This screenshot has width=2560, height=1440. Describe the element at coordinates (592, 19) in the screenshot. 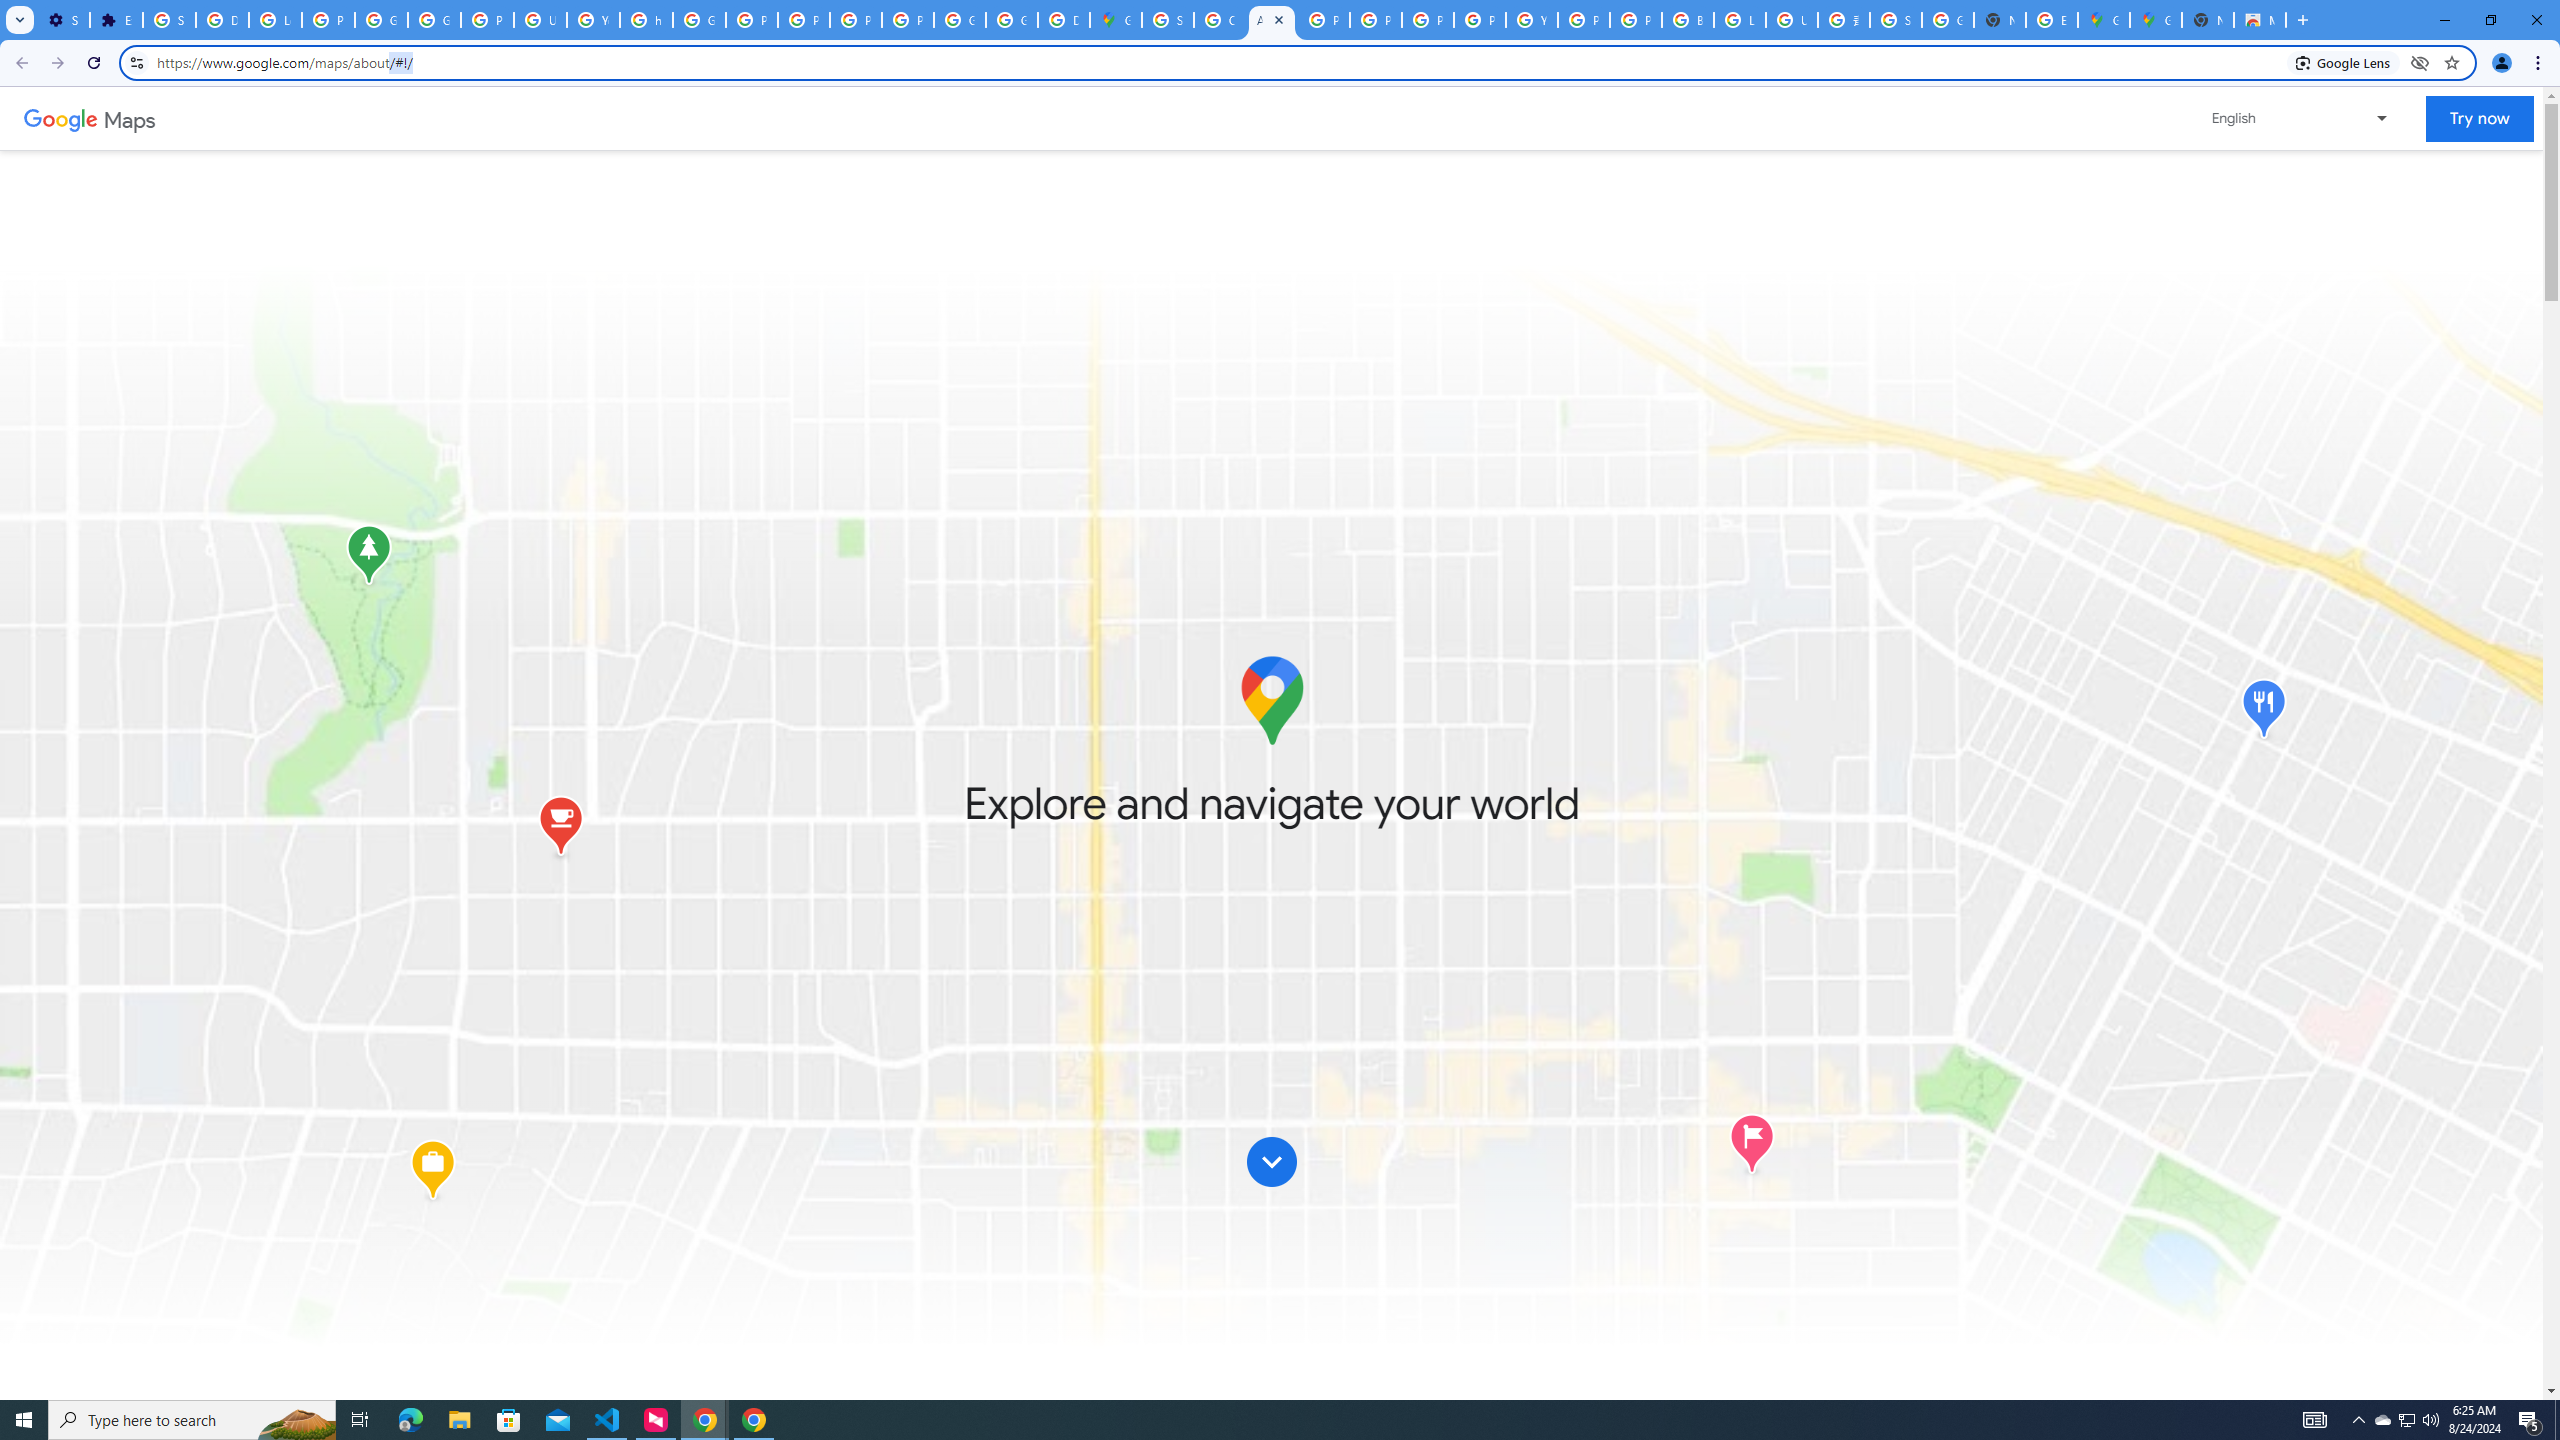

I see `'YouTube'` at that location.